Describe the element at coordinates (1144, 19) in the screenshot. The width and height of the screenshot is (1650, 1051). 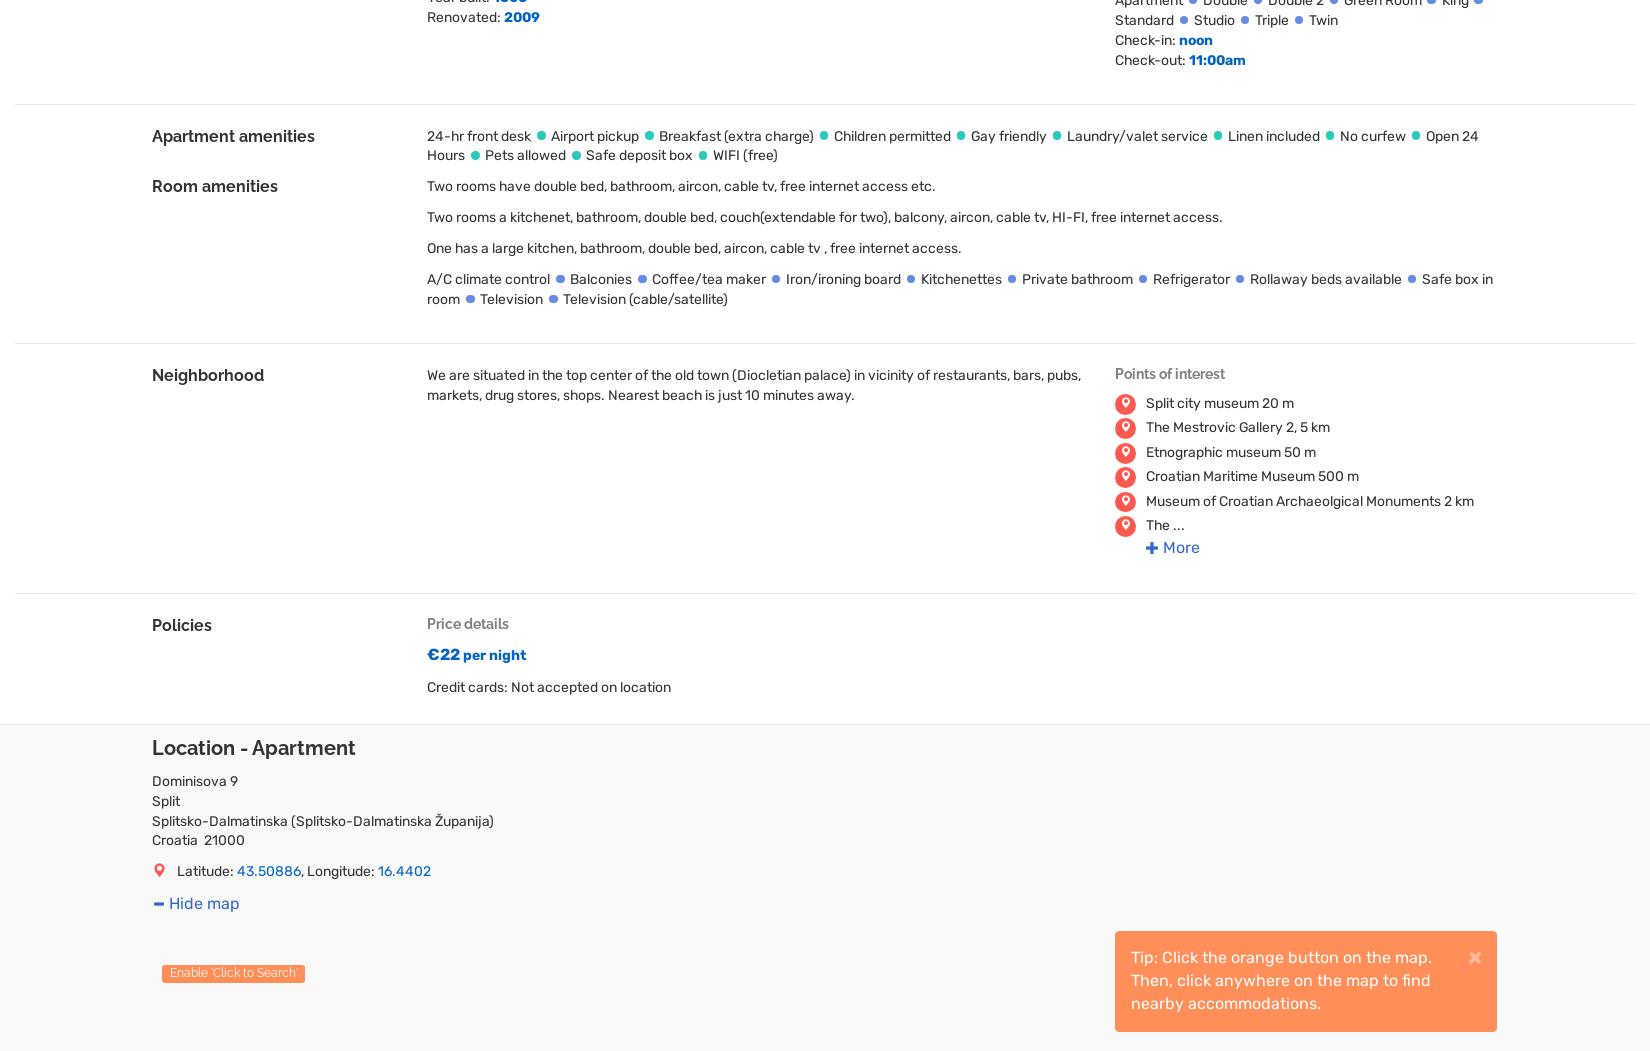
I see `'Standard'` at that location.